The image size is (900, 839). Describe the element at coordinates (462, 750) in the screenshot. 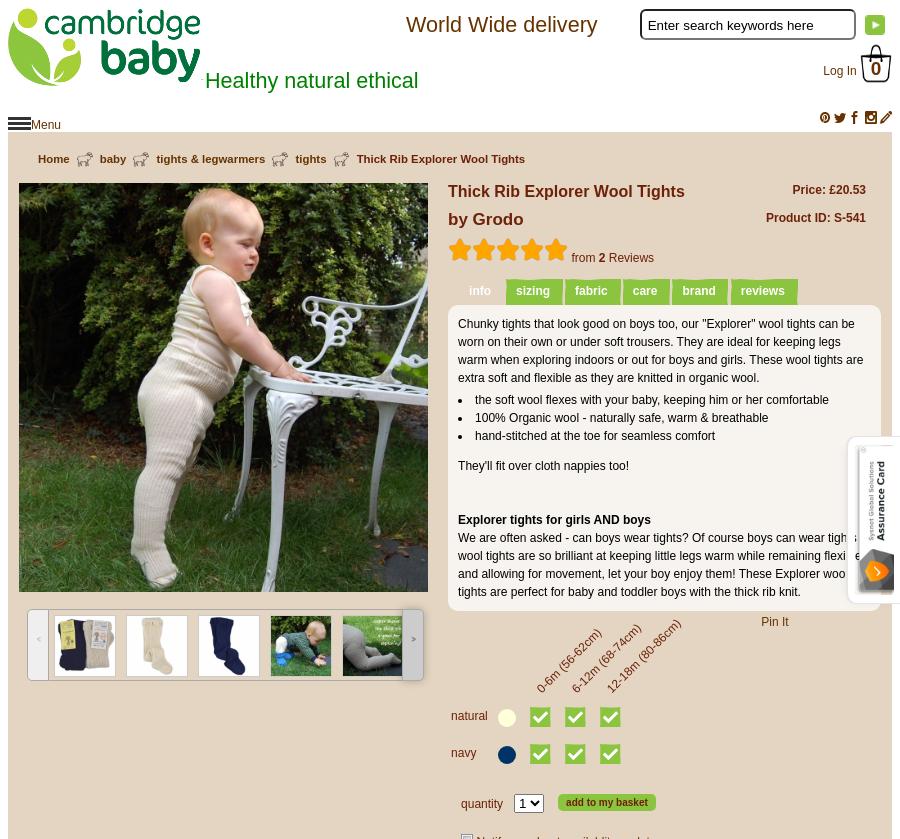

I see `'navy'` at that location.